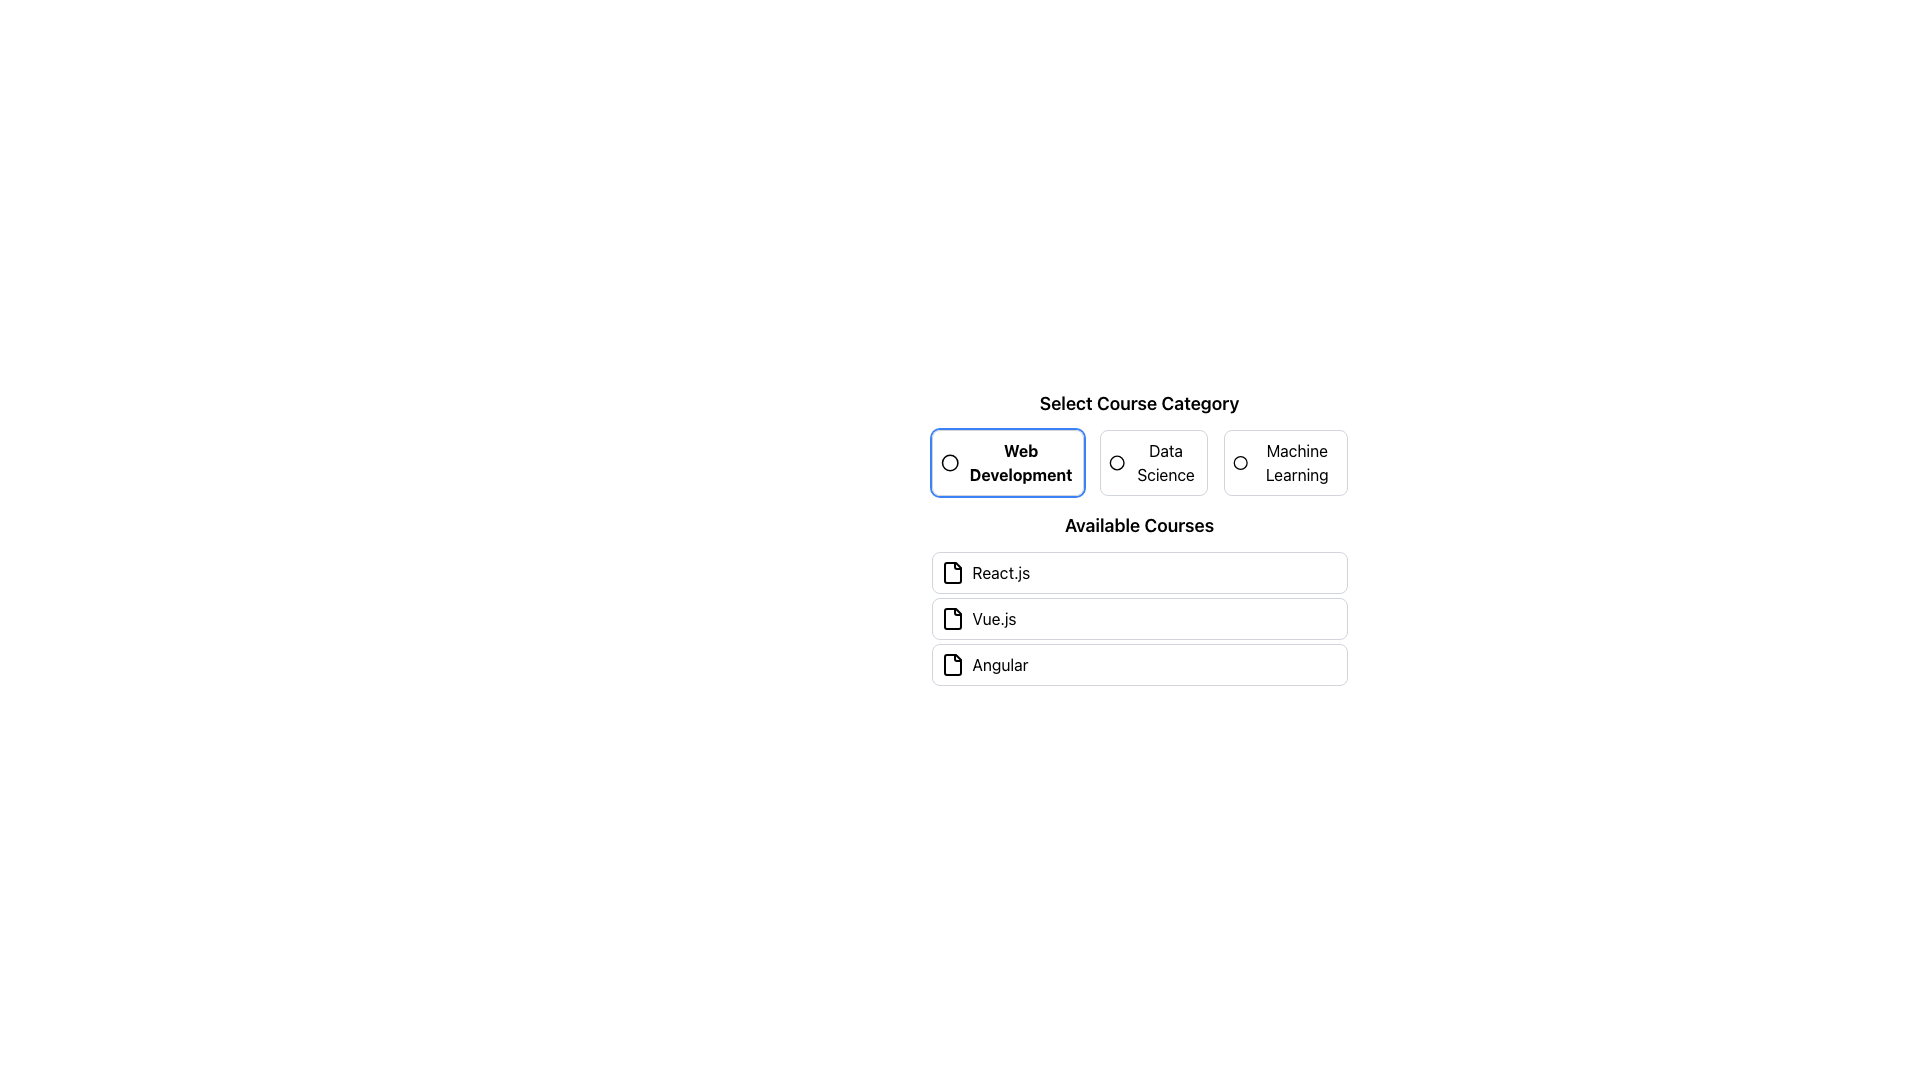 The height and width of the screenshot is (1080, 1920). Describe the element at coordinates (1139, 462) in the screenshot. I see `the radio button labeled 'Data Science' in the Radio button group under the heading 'Select Course Category'` at that location.